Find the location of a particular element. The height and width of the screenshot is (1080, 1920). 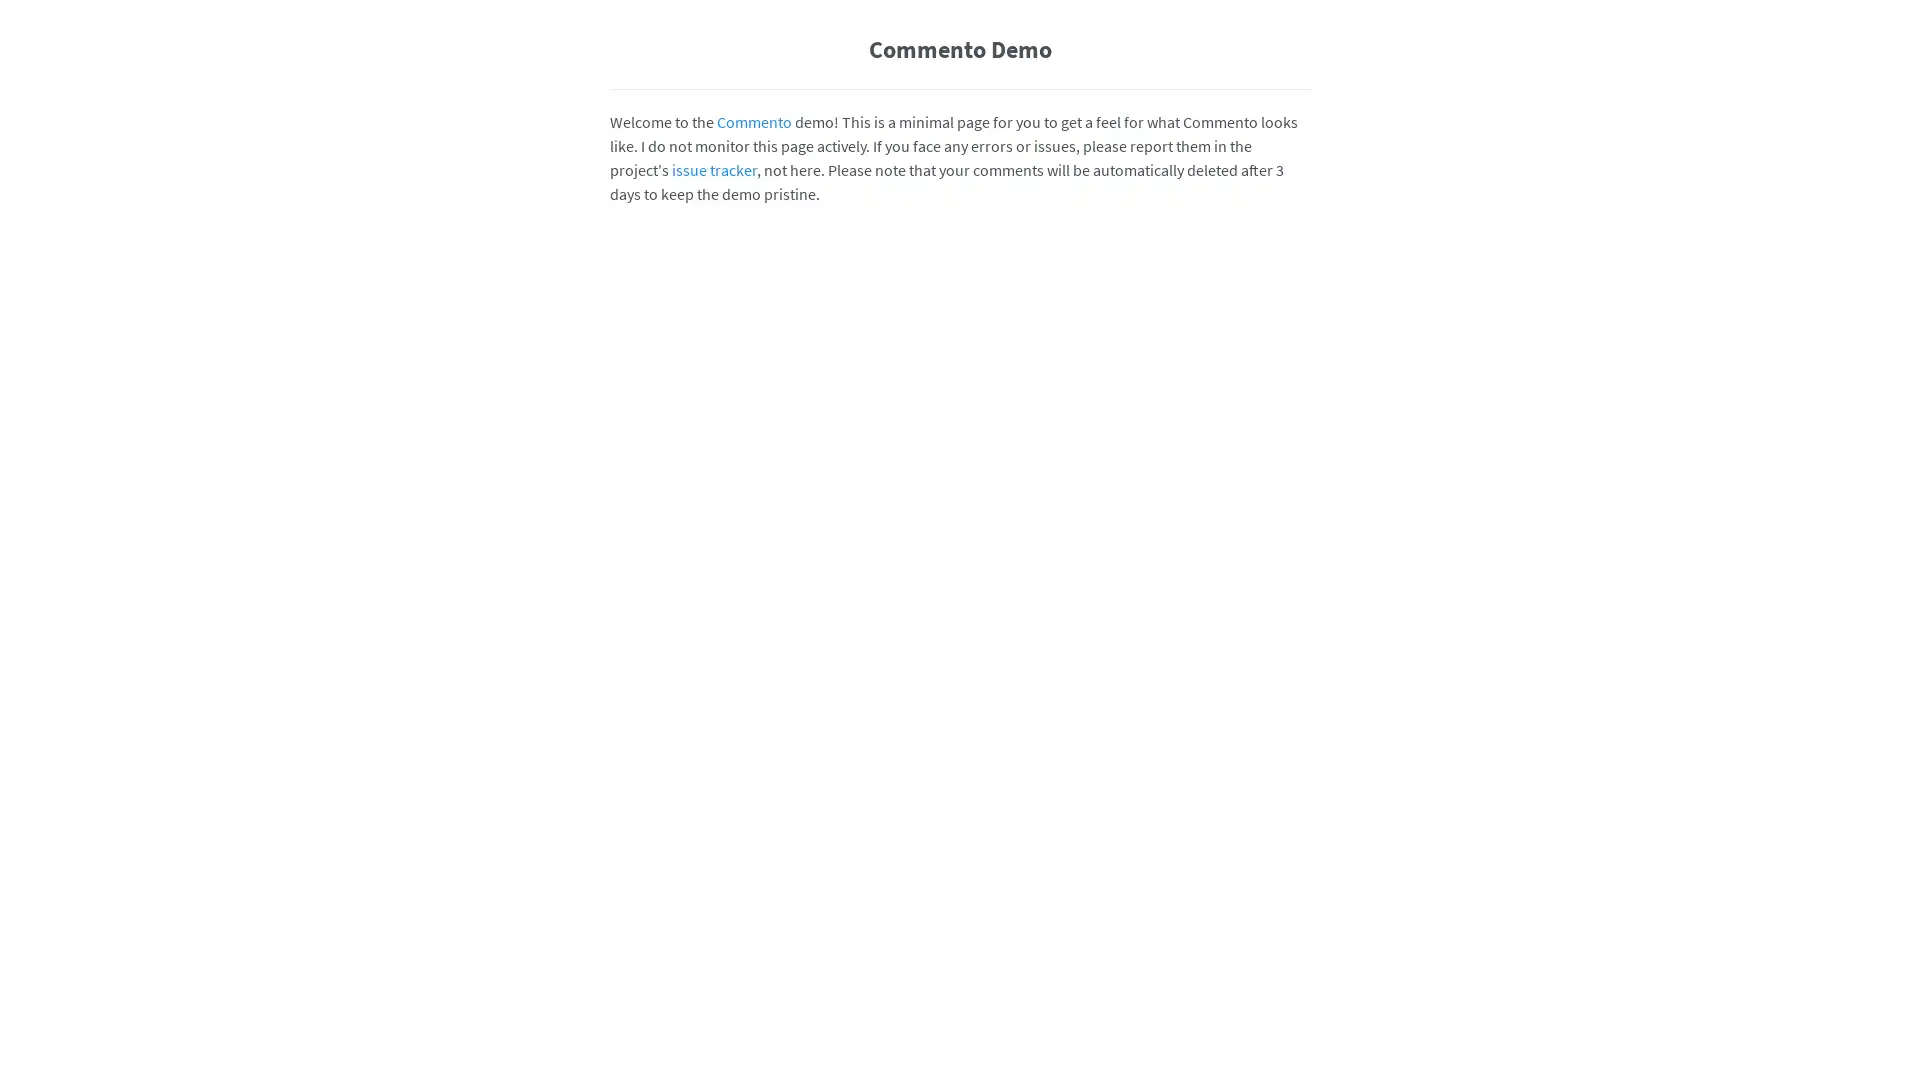

Collapse children is located at coordinates (1296, 824).